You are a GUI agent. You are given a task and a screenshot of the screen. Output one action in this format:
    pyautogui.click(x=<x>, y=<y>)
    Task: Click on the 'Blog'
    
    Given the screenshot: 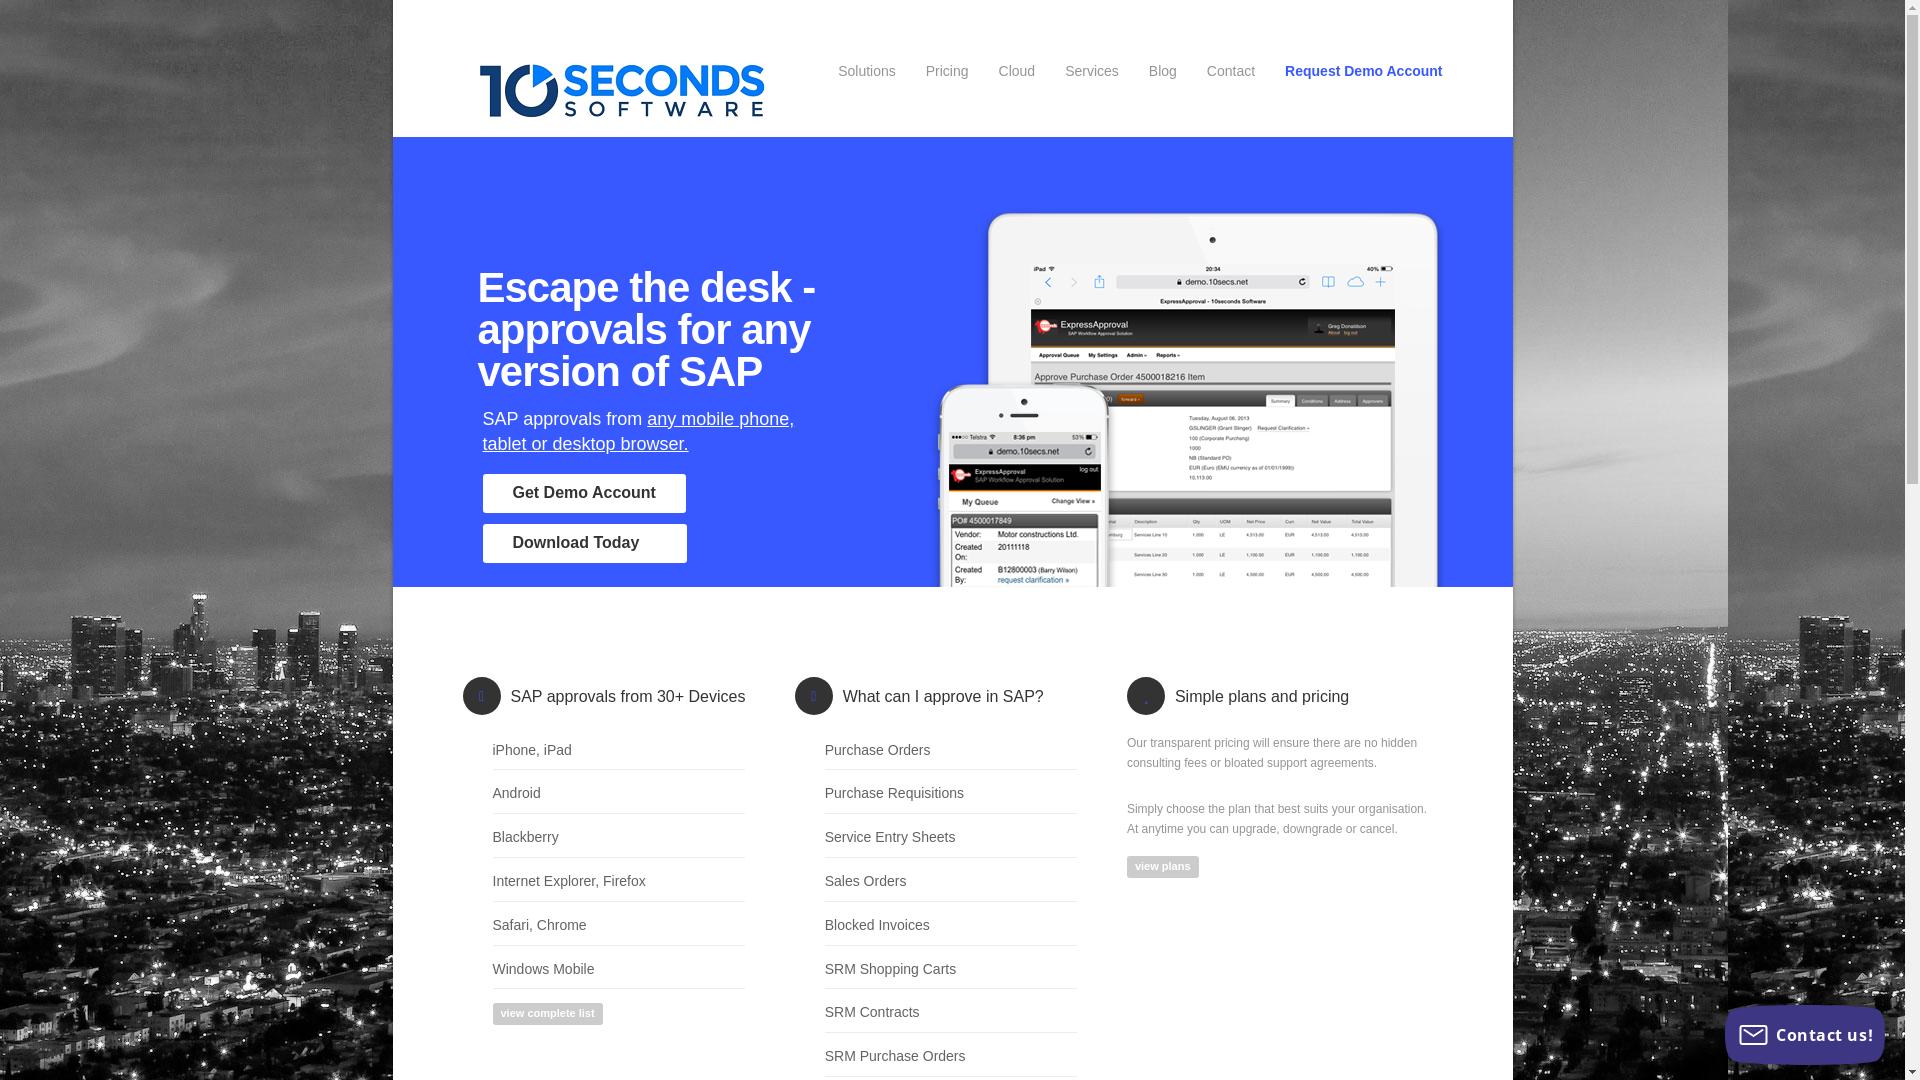 What is the action you would take?
    pyautogui.click(x=1162, y=73)
    